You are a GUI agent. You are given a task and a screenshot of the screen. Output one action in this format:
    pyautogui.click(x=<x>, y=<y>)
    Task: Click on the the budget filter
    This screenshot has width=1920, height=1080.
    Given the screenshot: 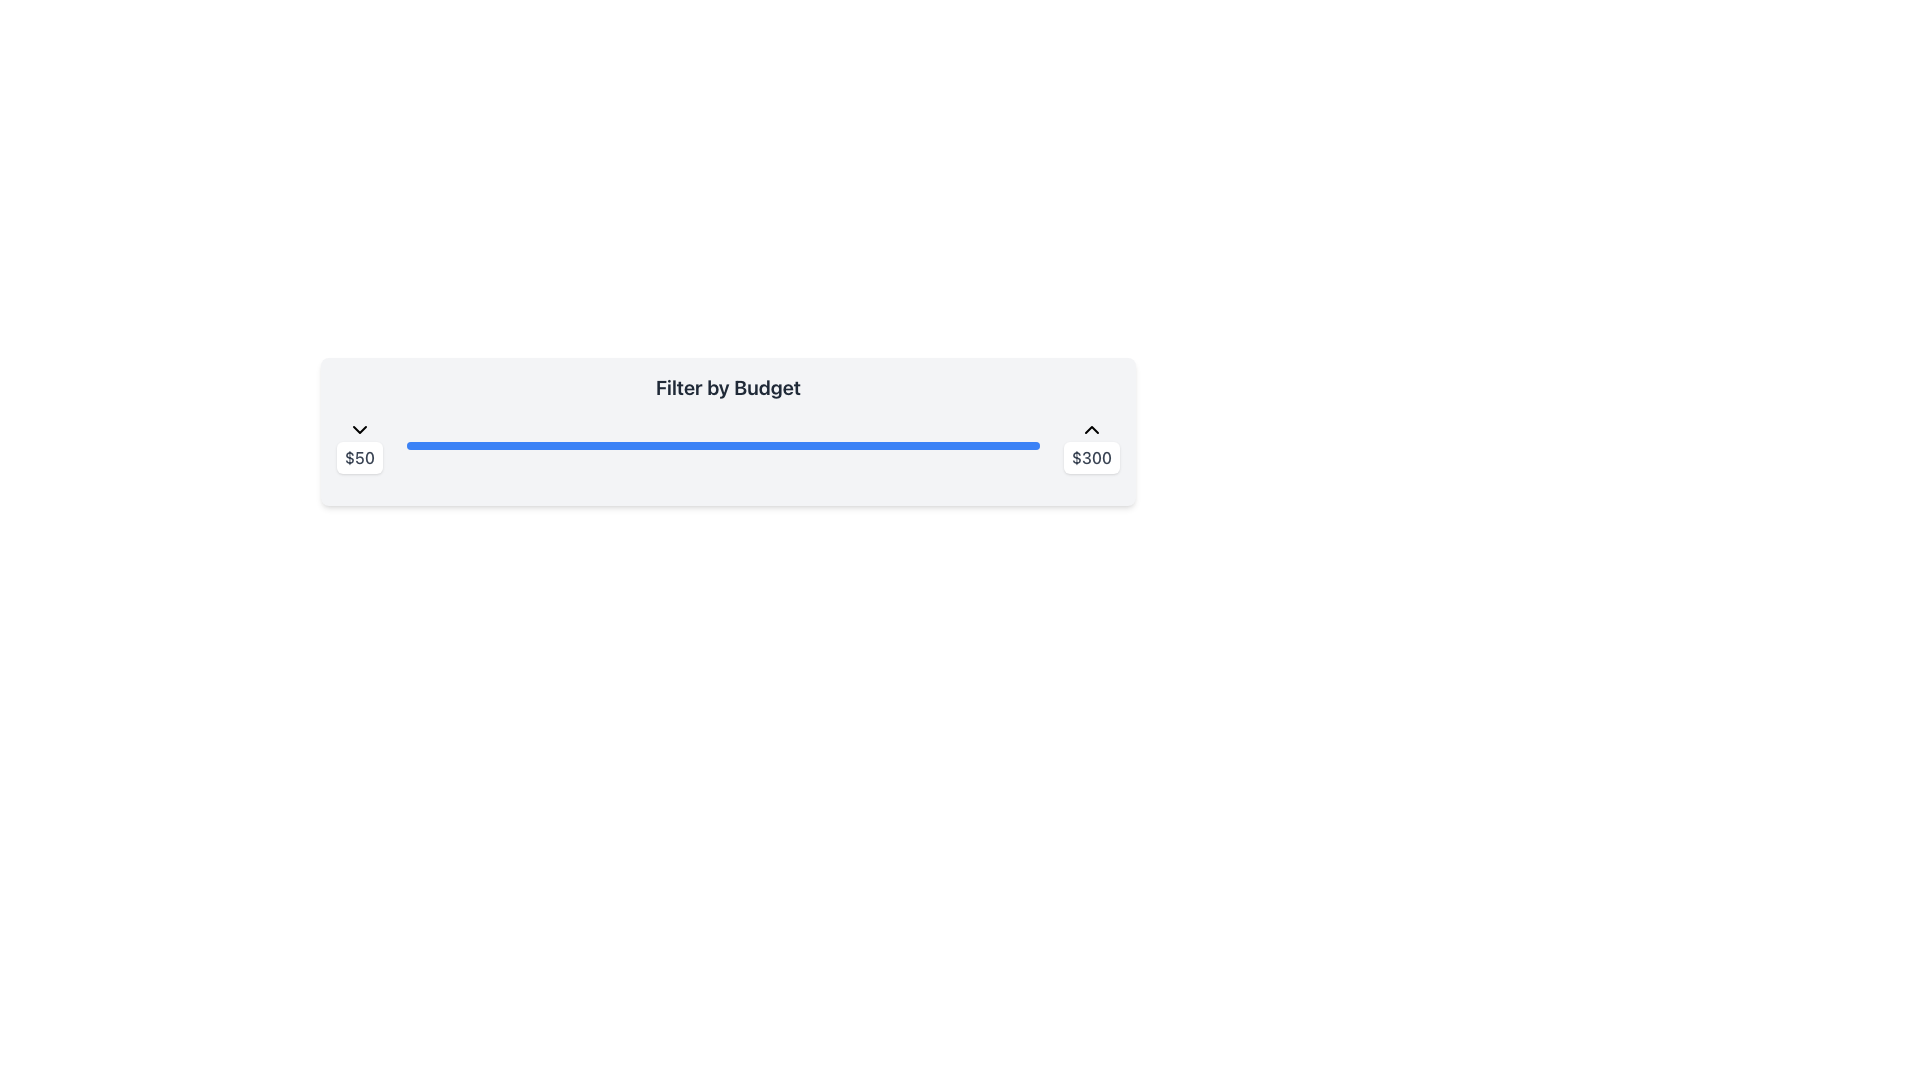 What is the action you would take?
    pyautogui.click(x=752, y=445)
    